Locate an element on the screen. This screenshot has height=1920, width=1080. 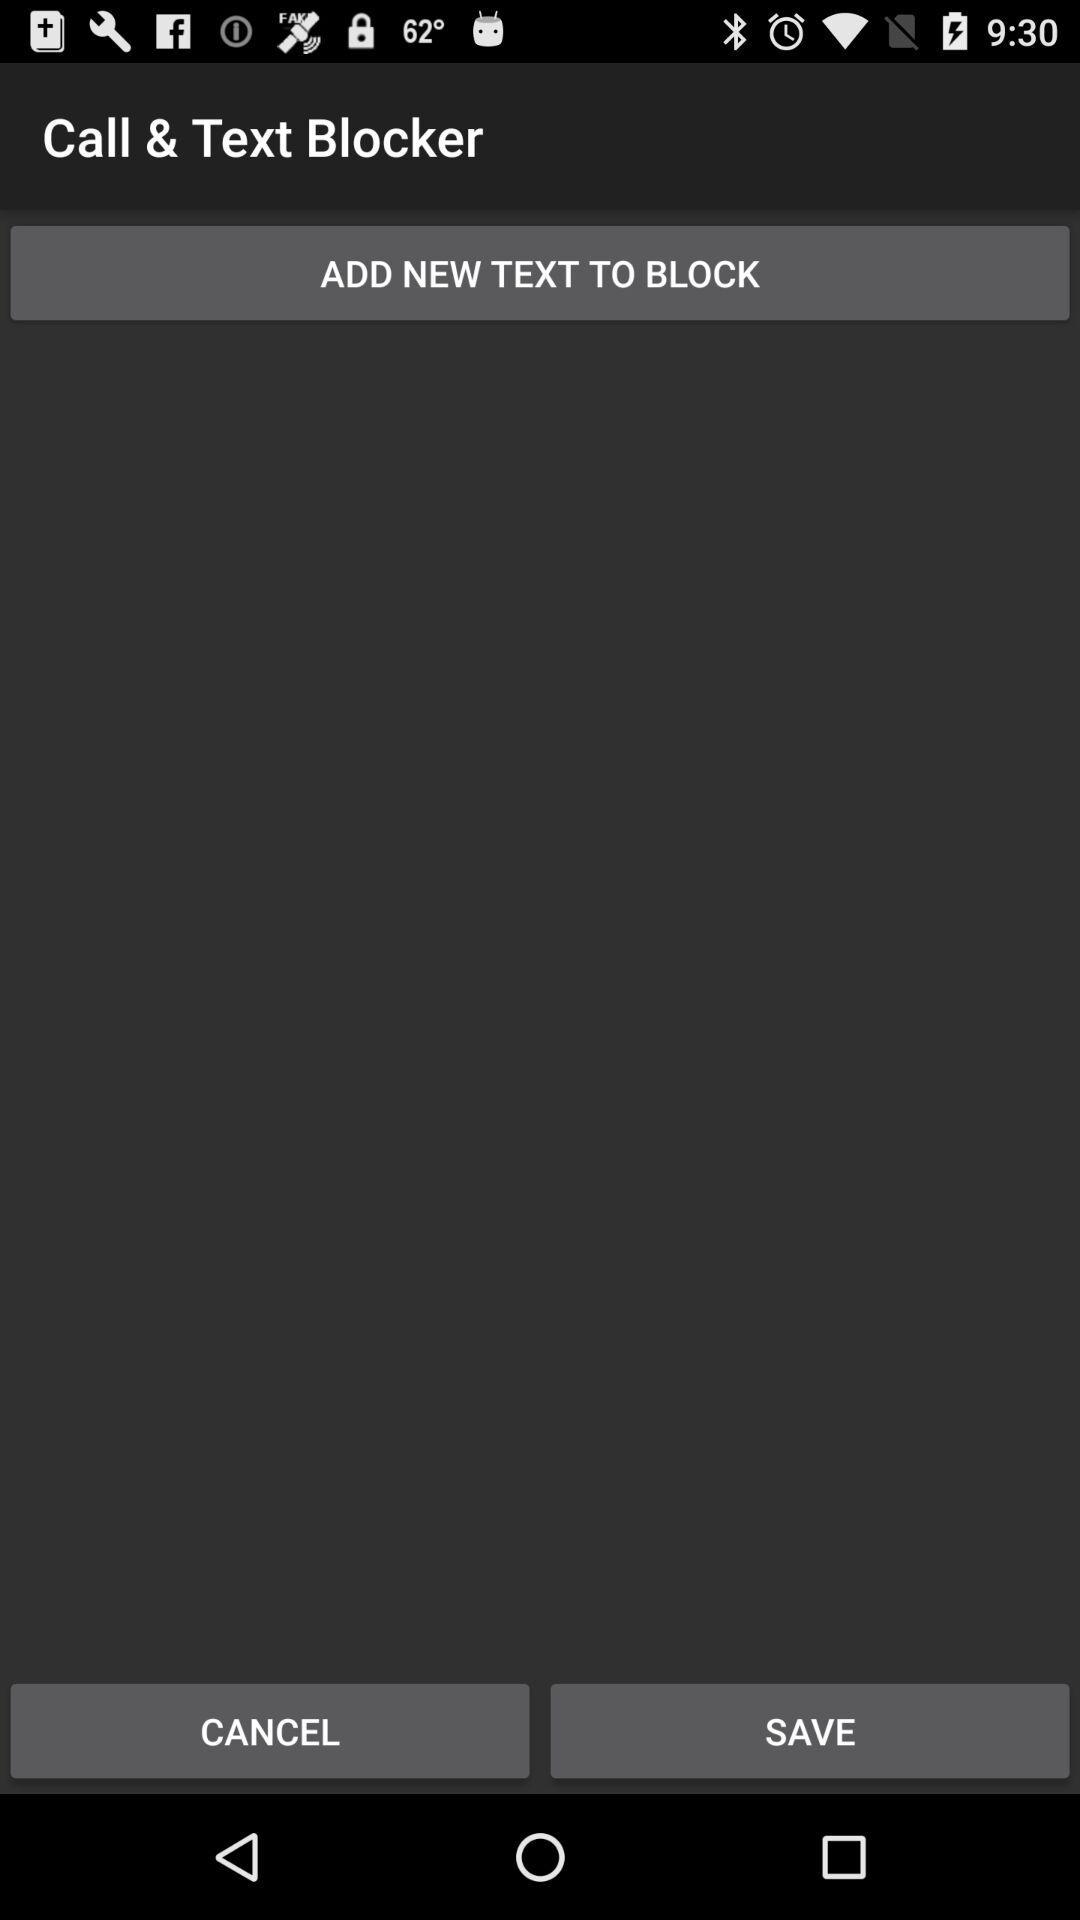
the item at the center is located at coordinates (540, 988).